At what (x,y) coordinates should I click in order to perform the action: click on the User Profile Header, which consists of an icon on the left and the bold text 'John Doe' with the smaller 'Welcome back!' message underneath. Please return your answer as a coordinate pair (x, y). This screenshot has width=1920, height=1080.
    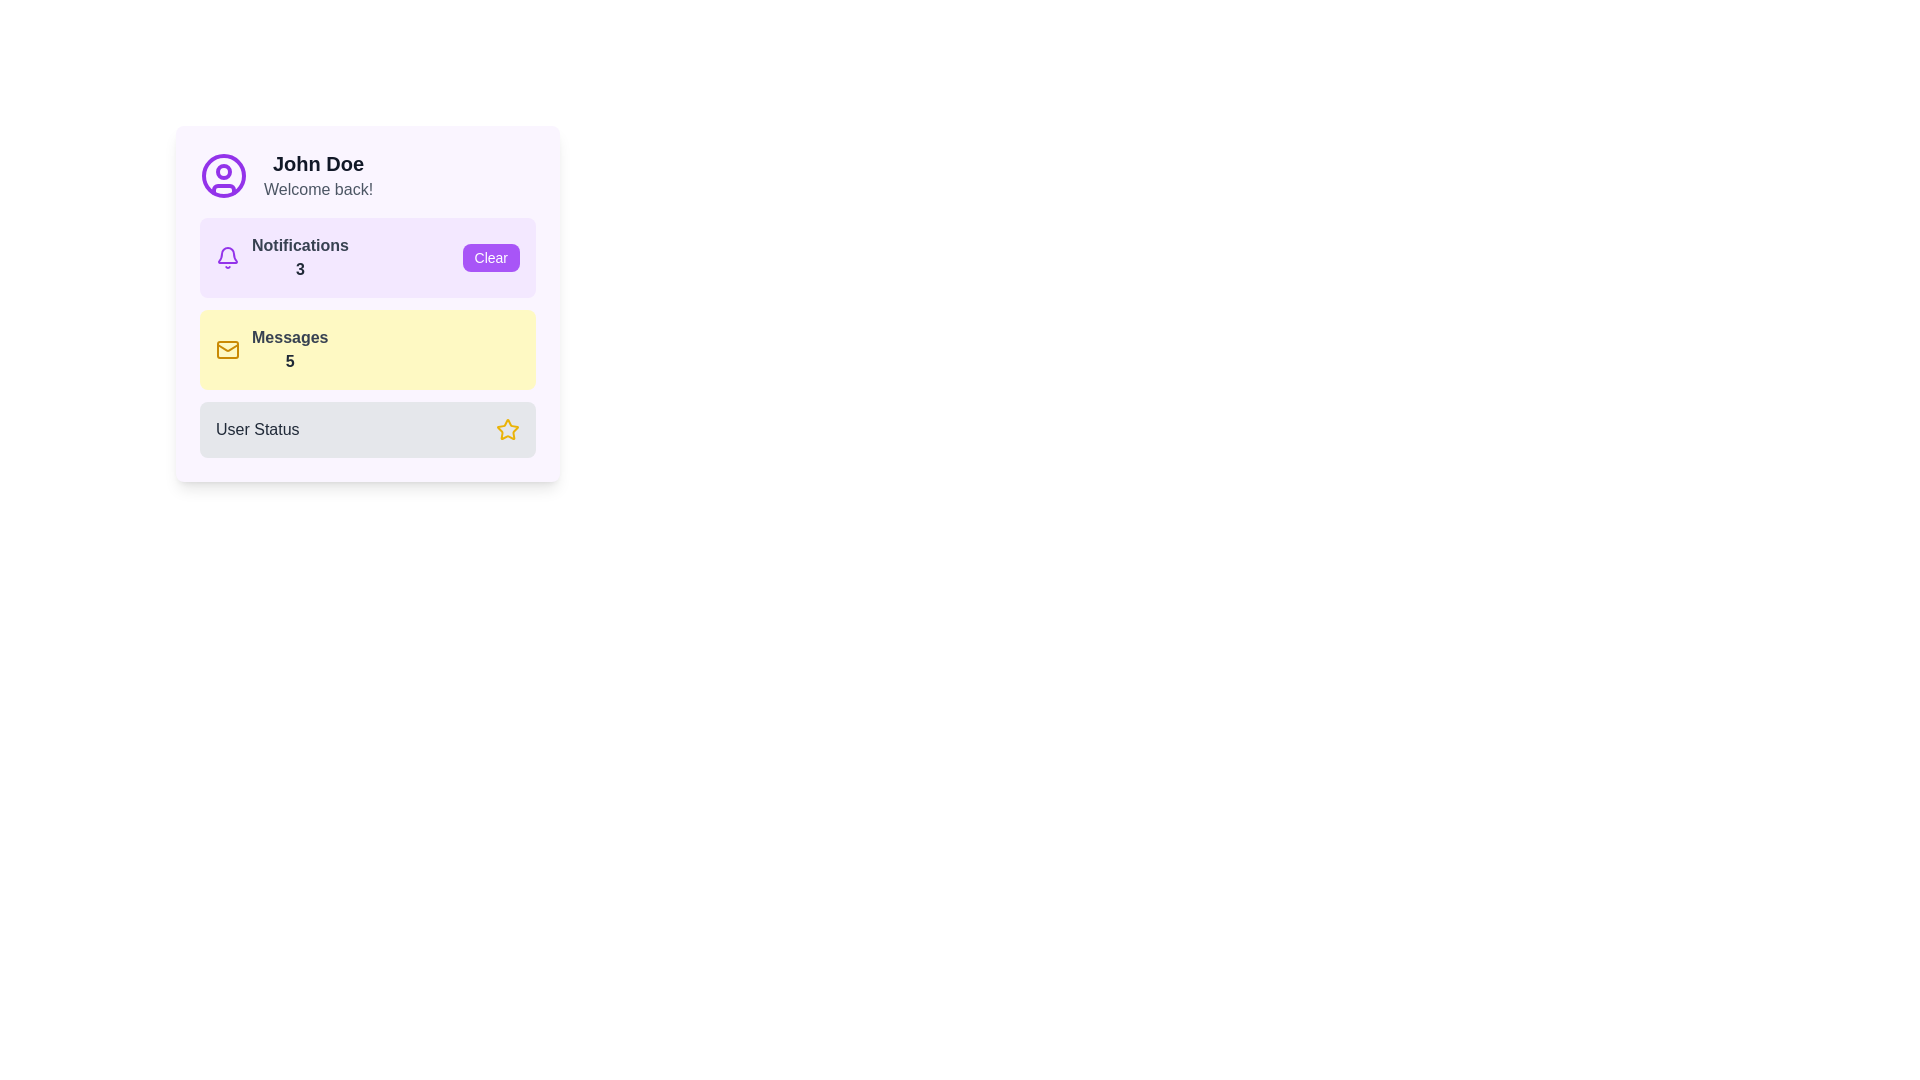
    Looking at the image, I should click on (368, 175).